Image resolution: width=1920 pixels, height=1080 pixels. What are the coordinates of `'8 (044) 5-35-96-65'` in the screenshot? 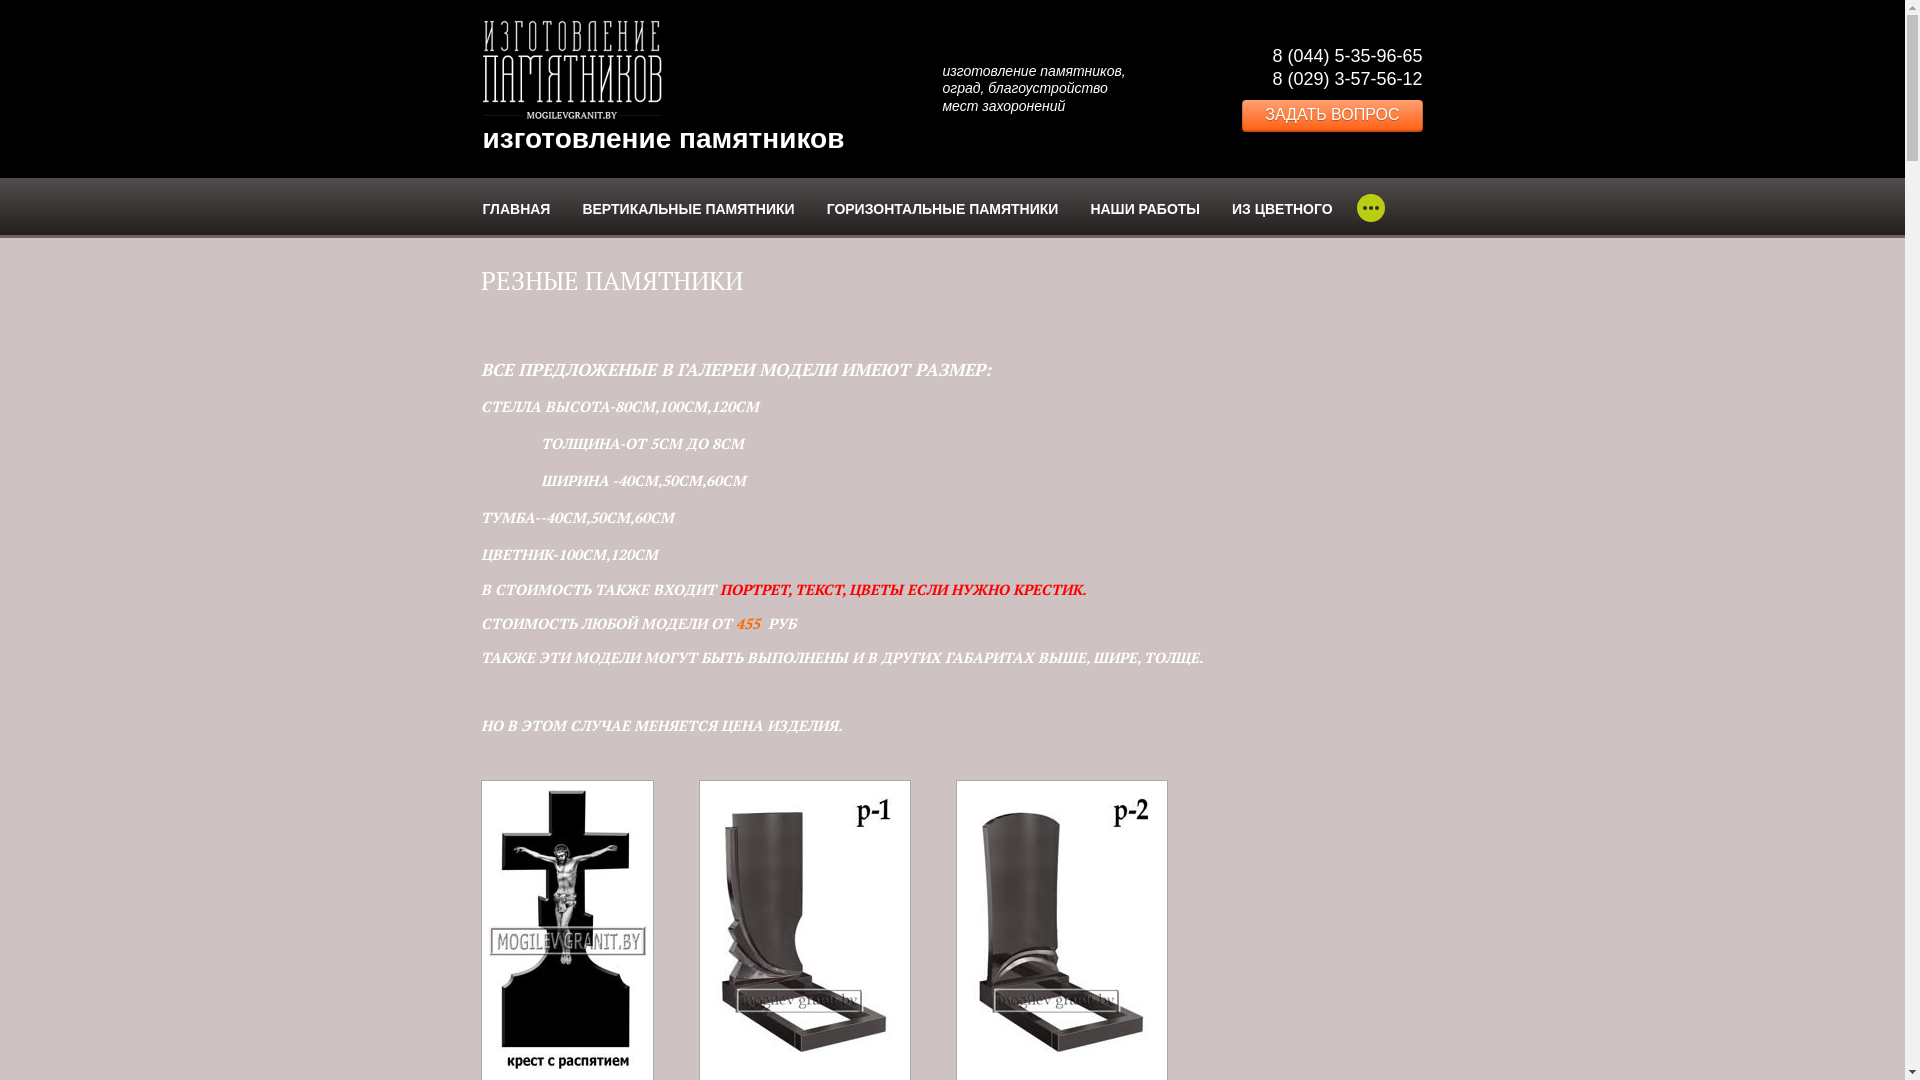 It's located at (1347, 55).